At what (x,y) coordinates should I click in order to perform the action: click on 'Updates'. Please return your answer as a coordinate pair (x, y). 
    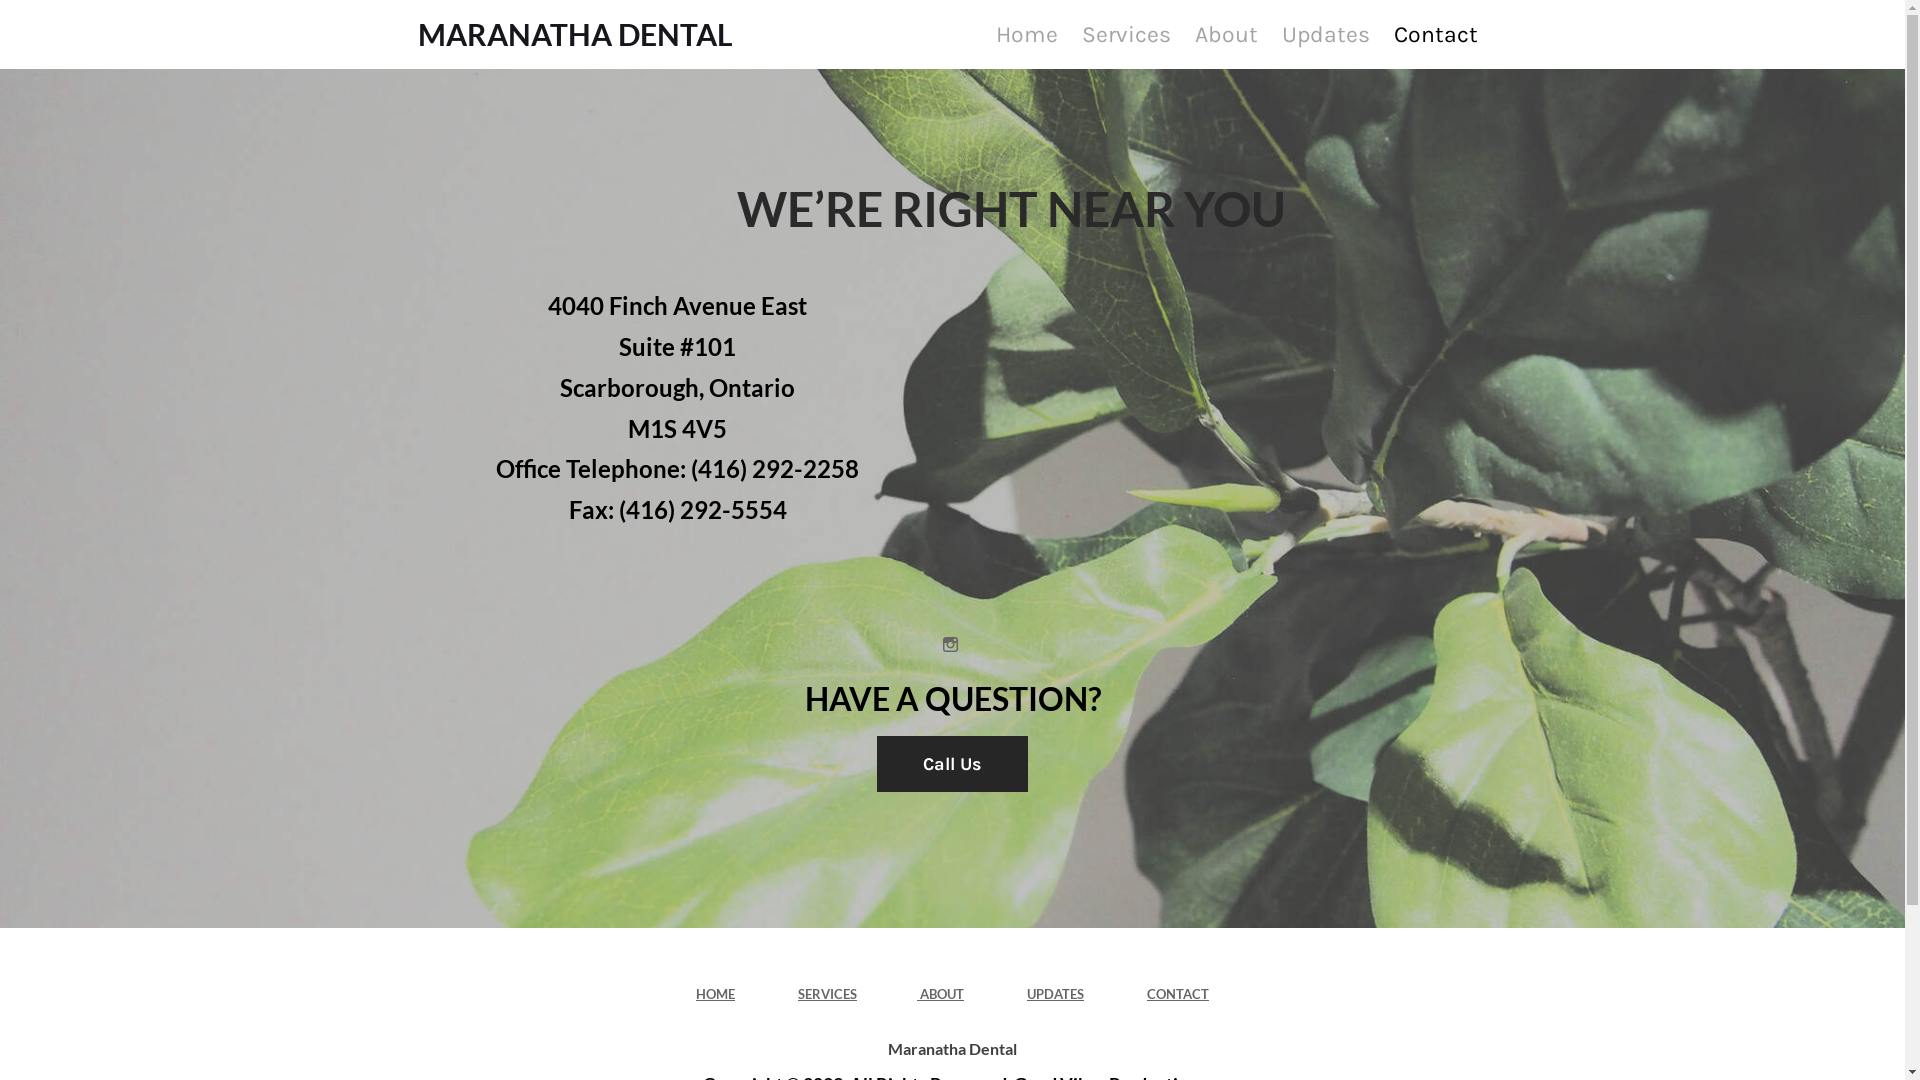
    Looking at the image, I should click on (1324, 34).